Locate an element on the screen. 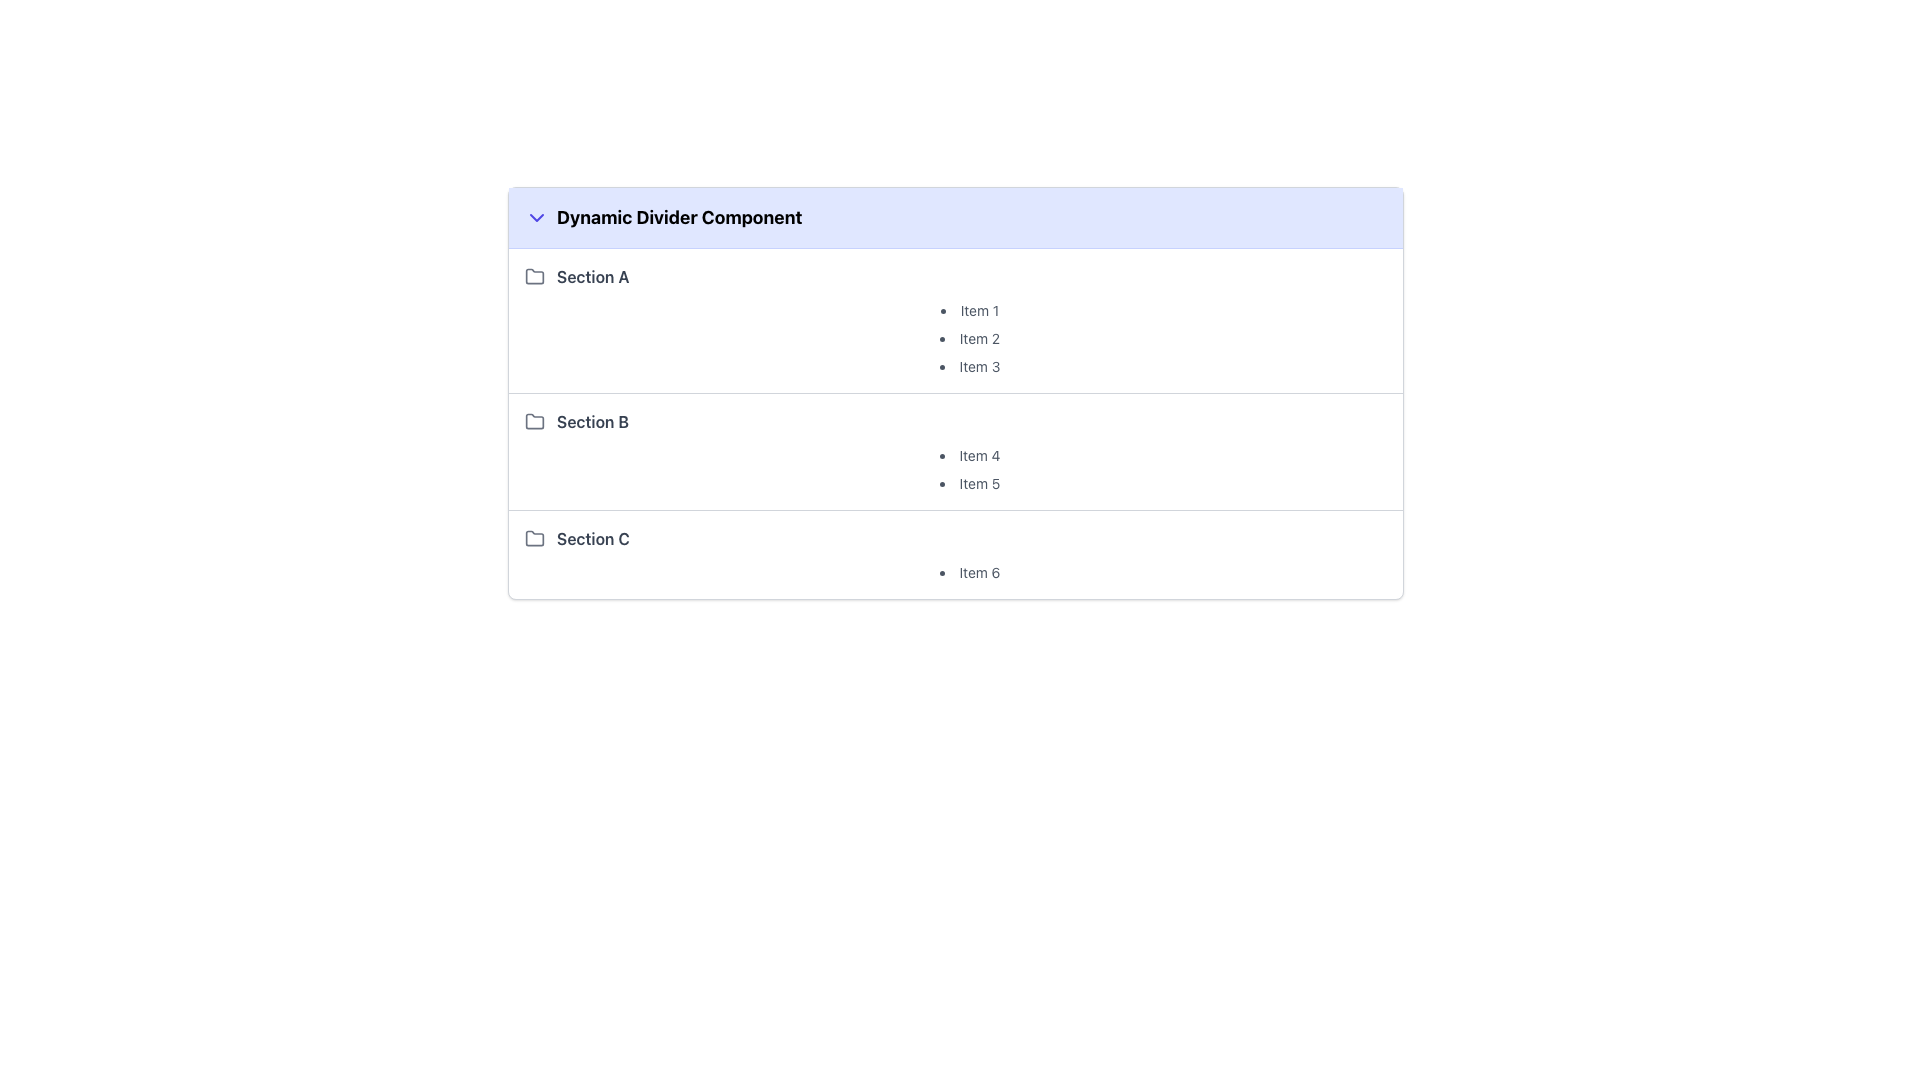 Image resolution: width=1920 pixels, height=1080 pixels. text content of the unordered list located beneath 'Section A', which contains the items 'Item 1', 'Item 2', and 'Item 3' is located at coordinates (954, 338).